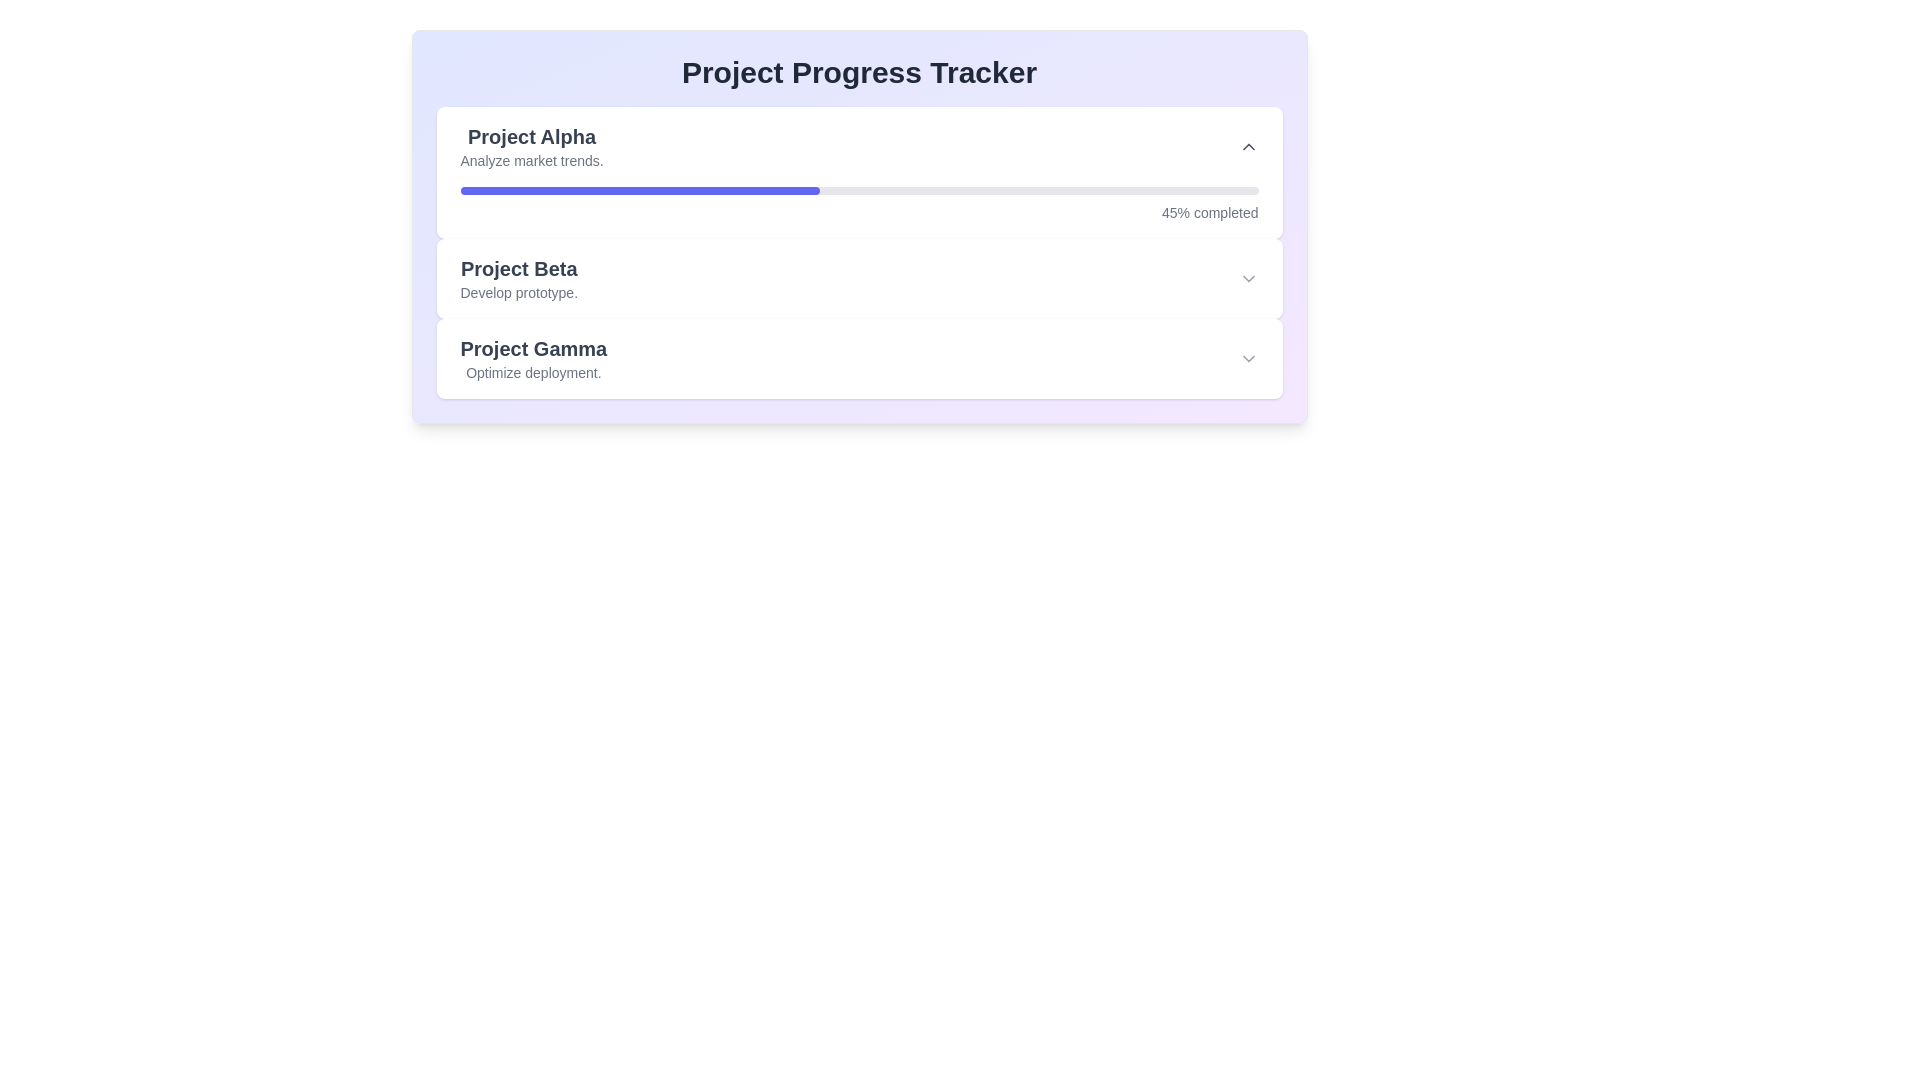 This screenshot has width=1920, height=1080. I want to click on the chevron down icon button located at the far right of the 'Project Beta' task card, so click(1247, 278).